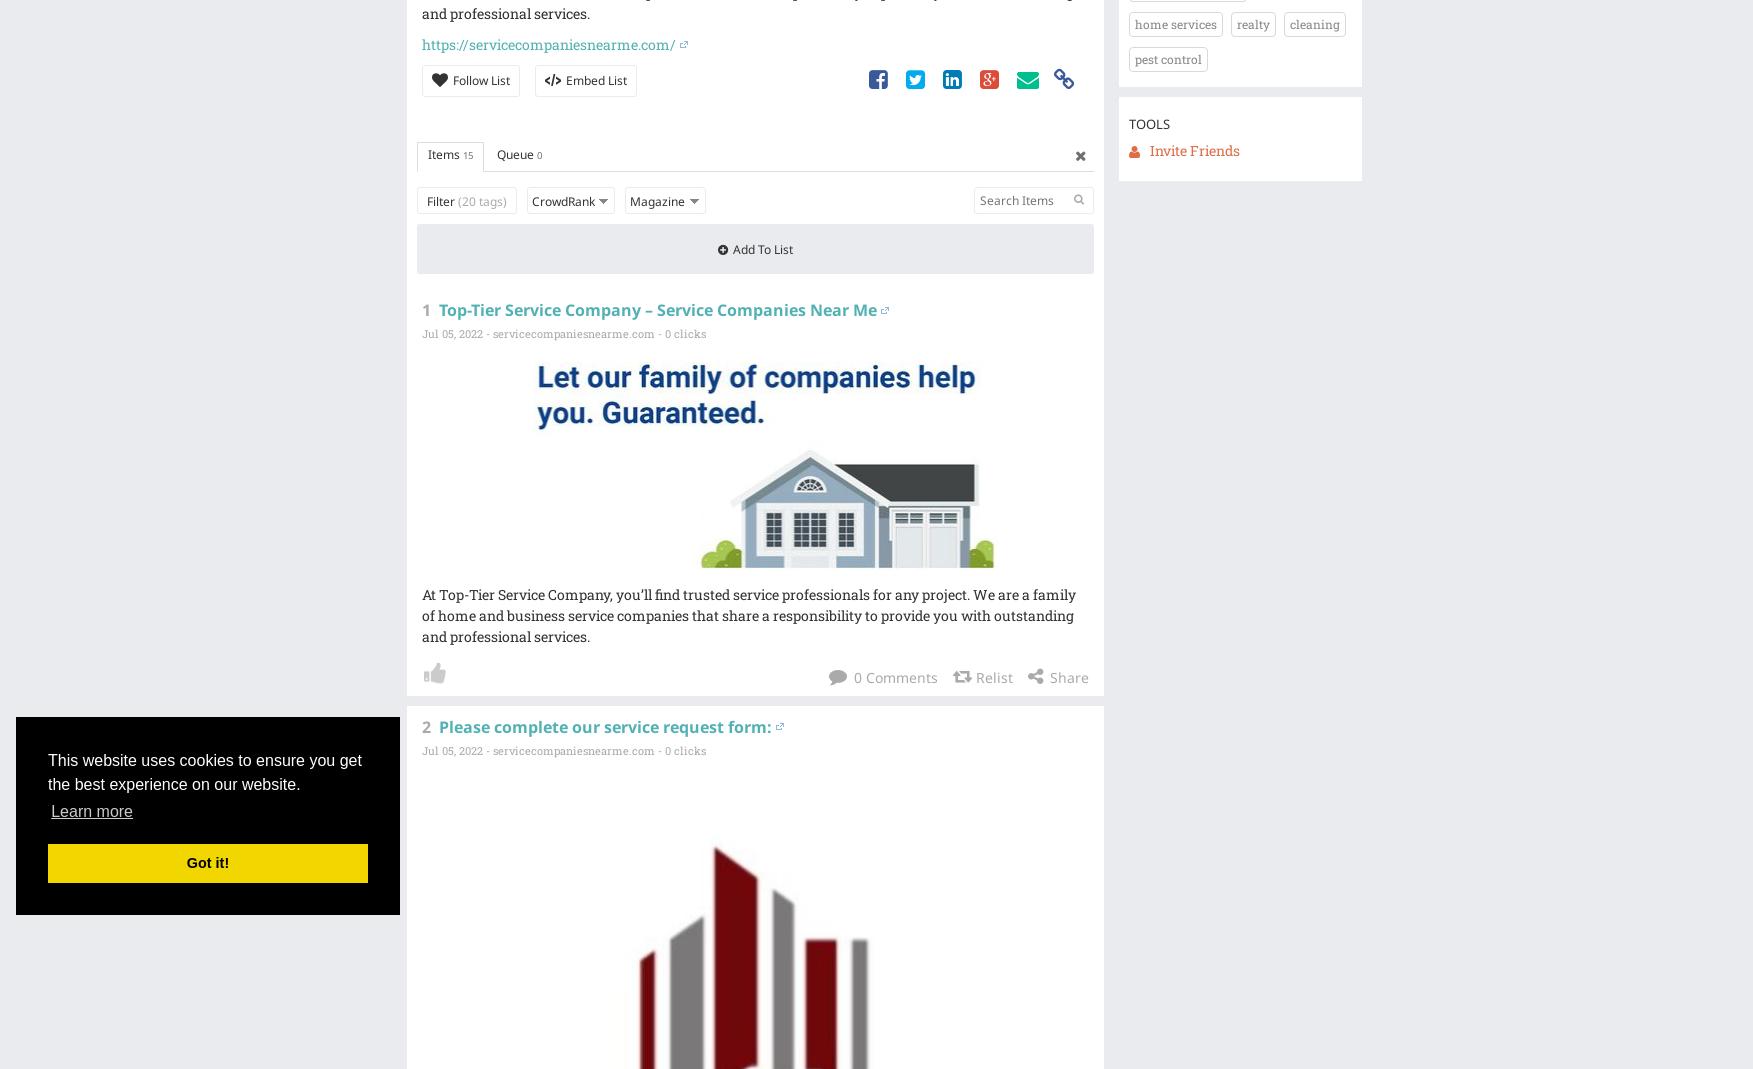 This screenshot has height=1069, width=1753. I want to click on 'Items', so click(443, 154).